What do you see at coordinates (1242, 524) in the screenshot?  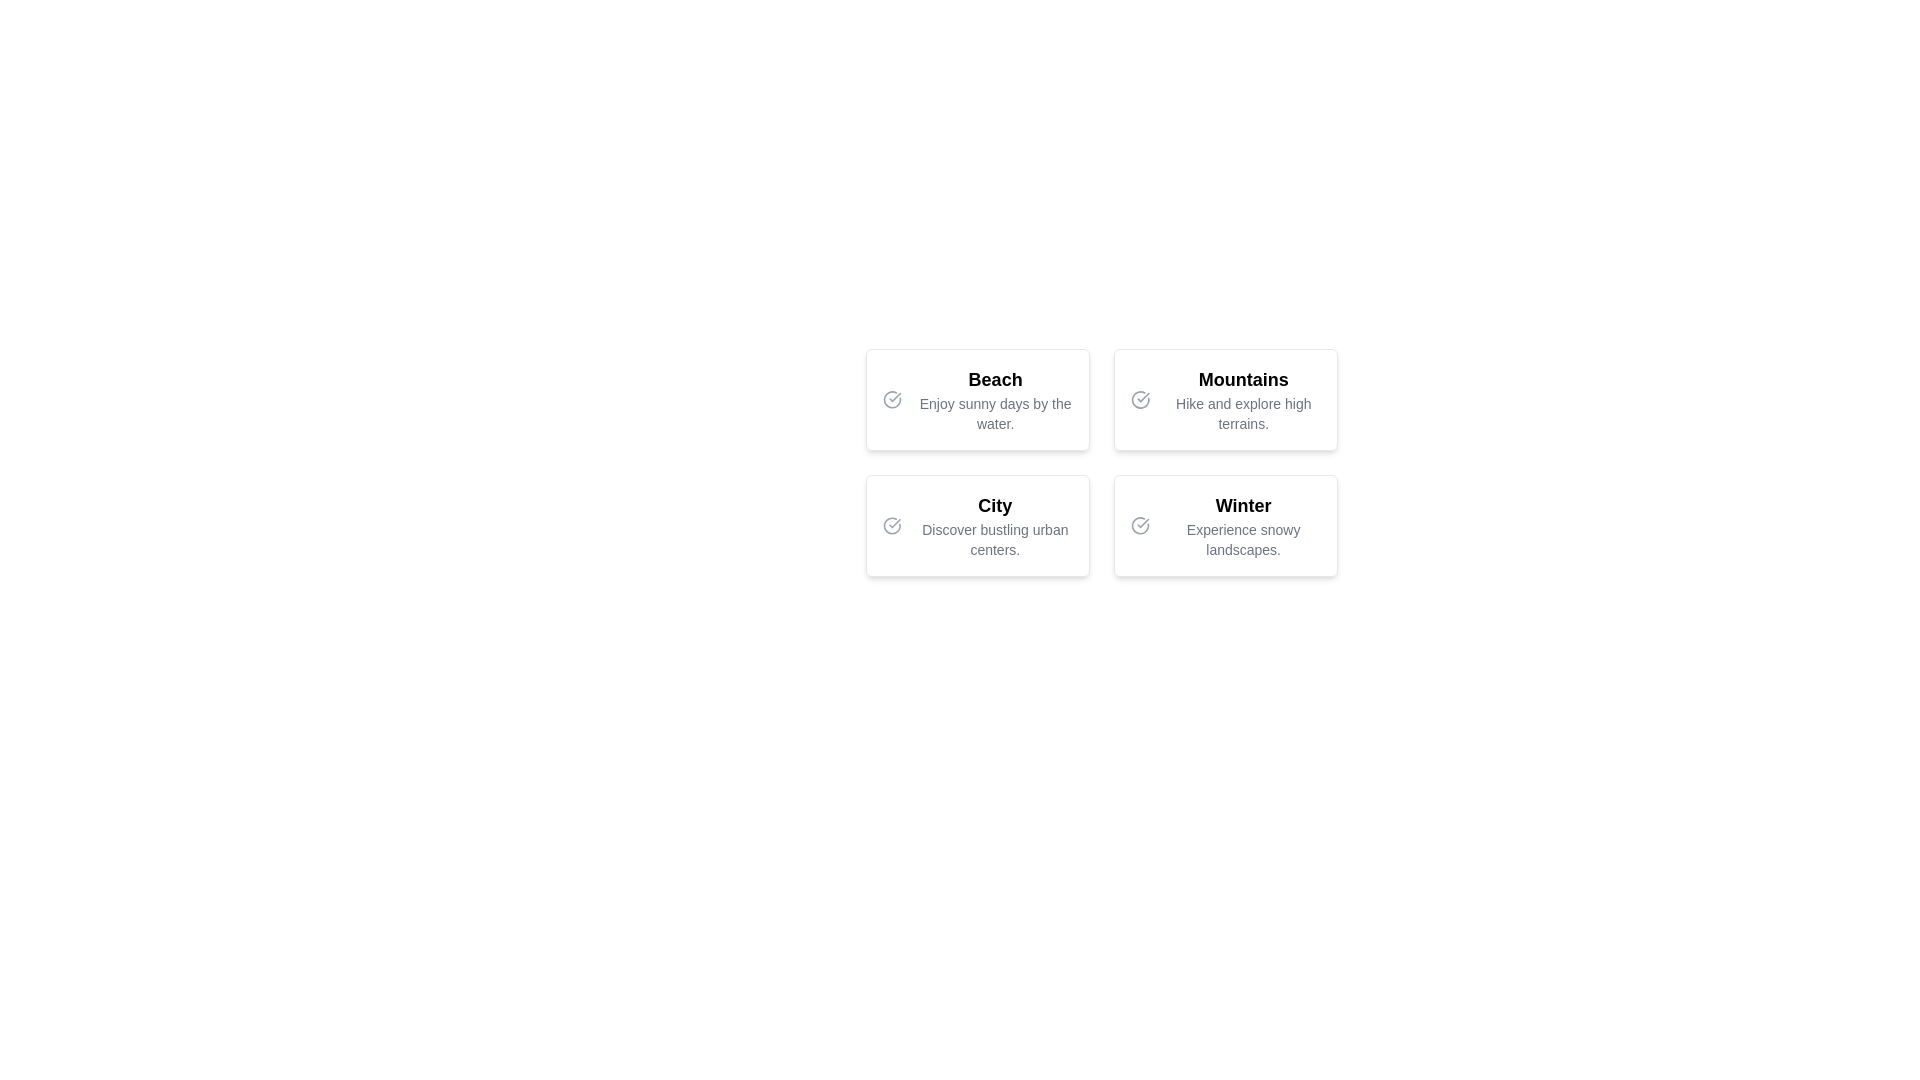 I see `the text element titled 'Winter' which is part of a grid of selectable options` at bounding box center [1242, 524].